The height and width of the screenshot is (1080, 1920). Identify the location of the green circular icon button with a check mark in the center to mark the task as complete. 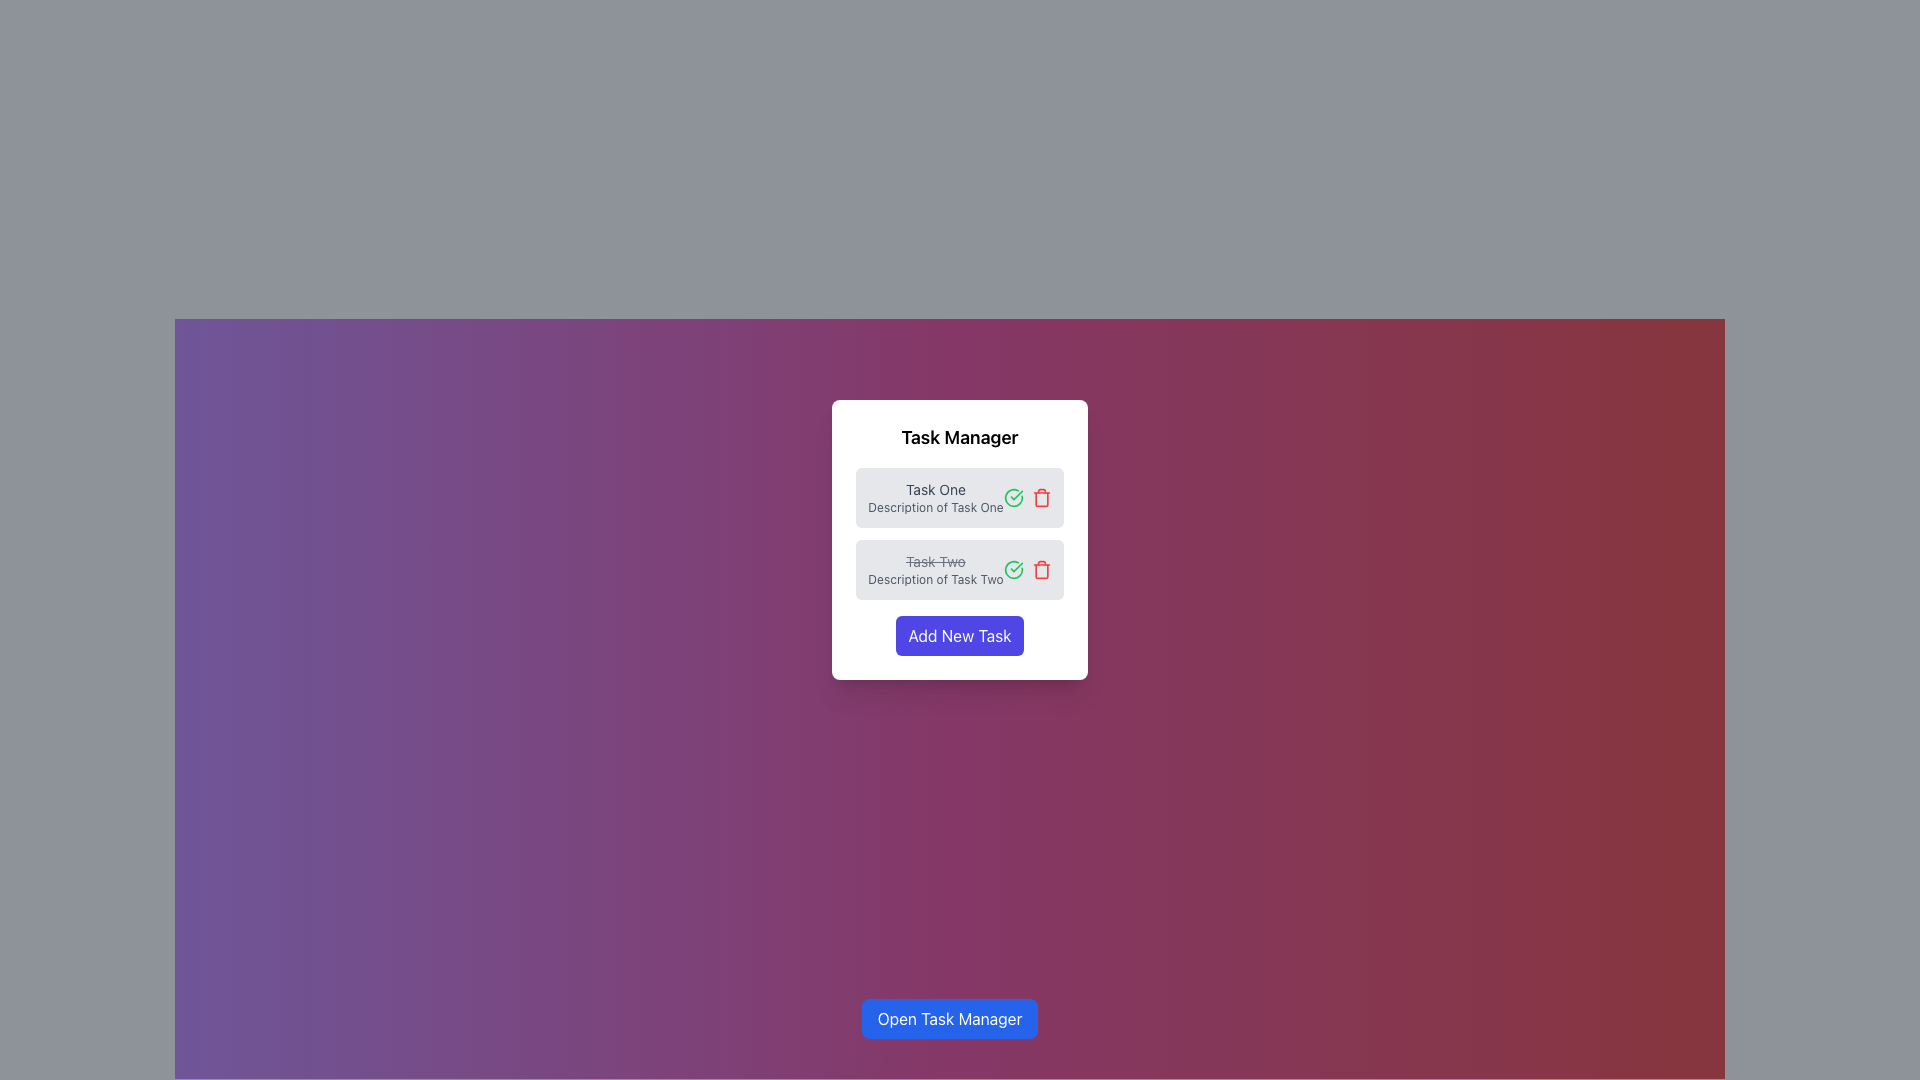
(1013, 570).